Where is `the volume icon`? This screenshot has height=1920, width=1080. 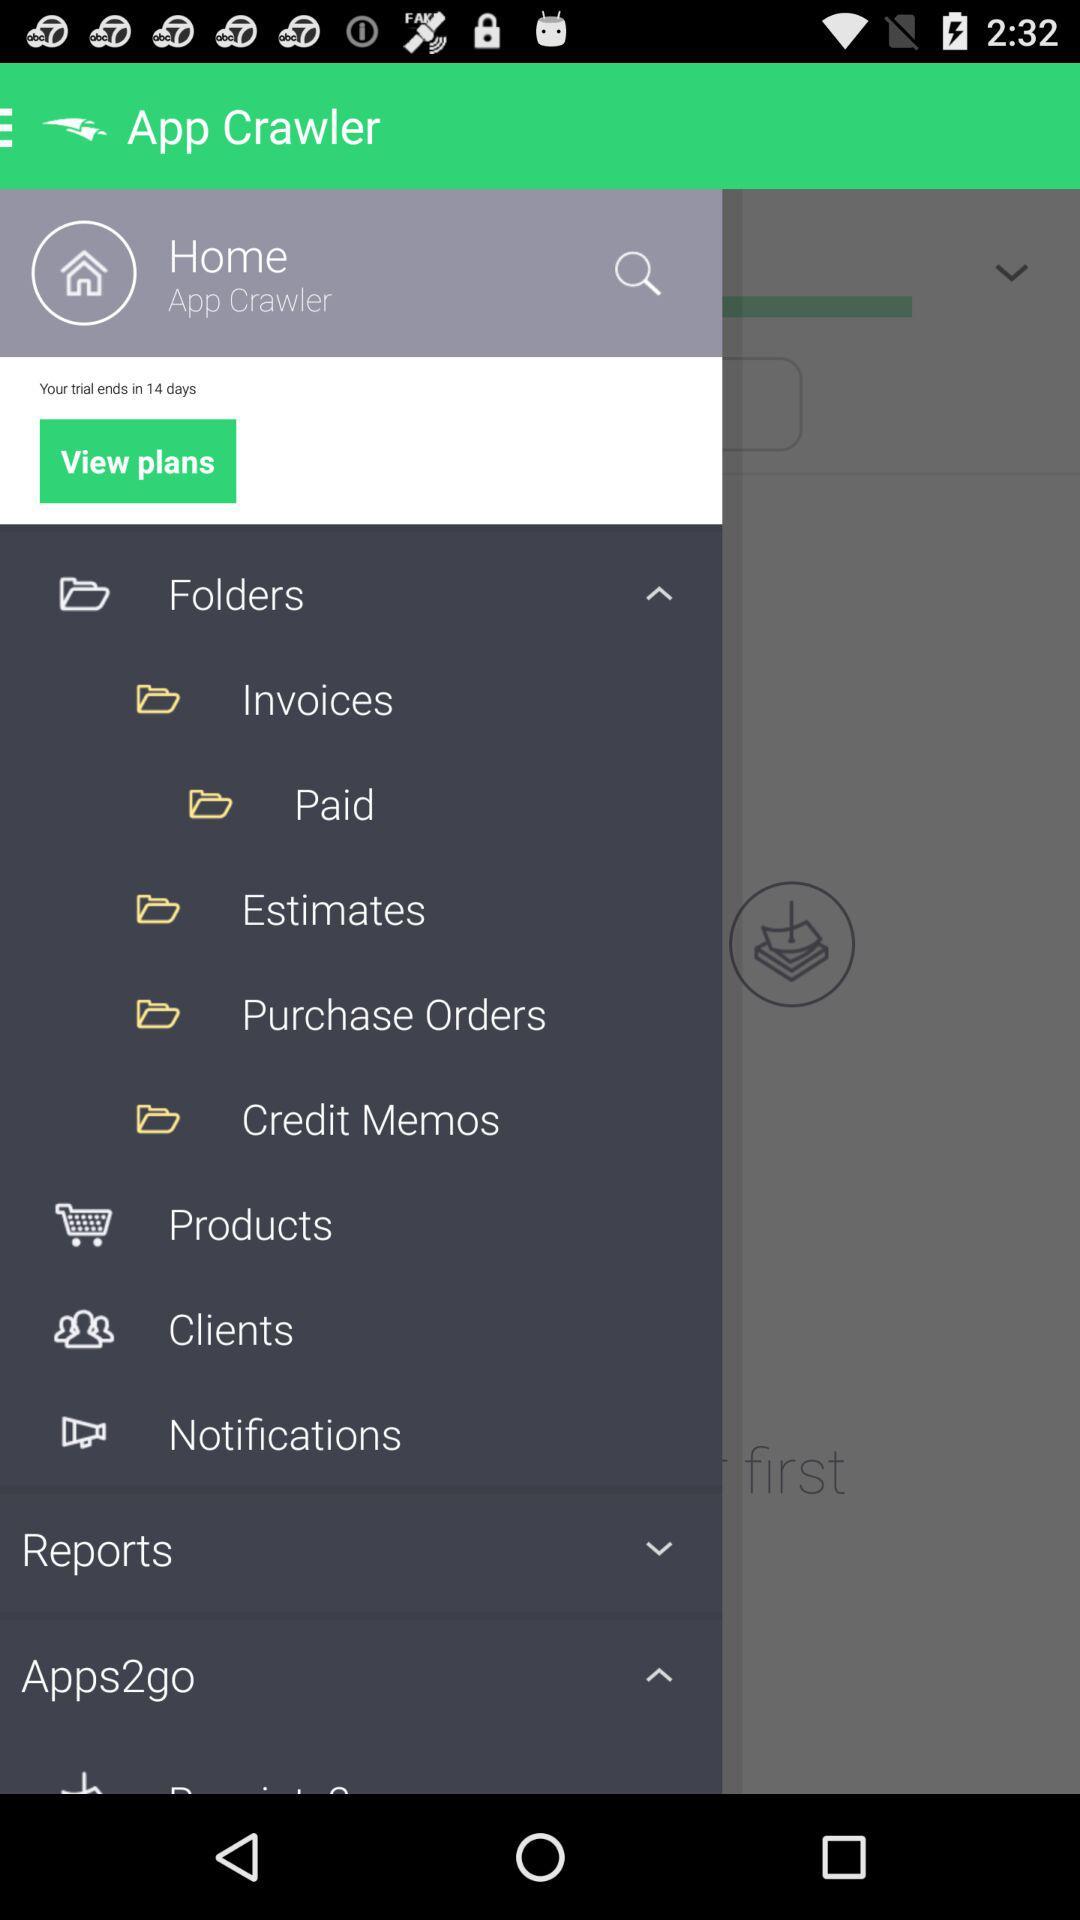 the volume icon is located at coordinates (288, 1010).